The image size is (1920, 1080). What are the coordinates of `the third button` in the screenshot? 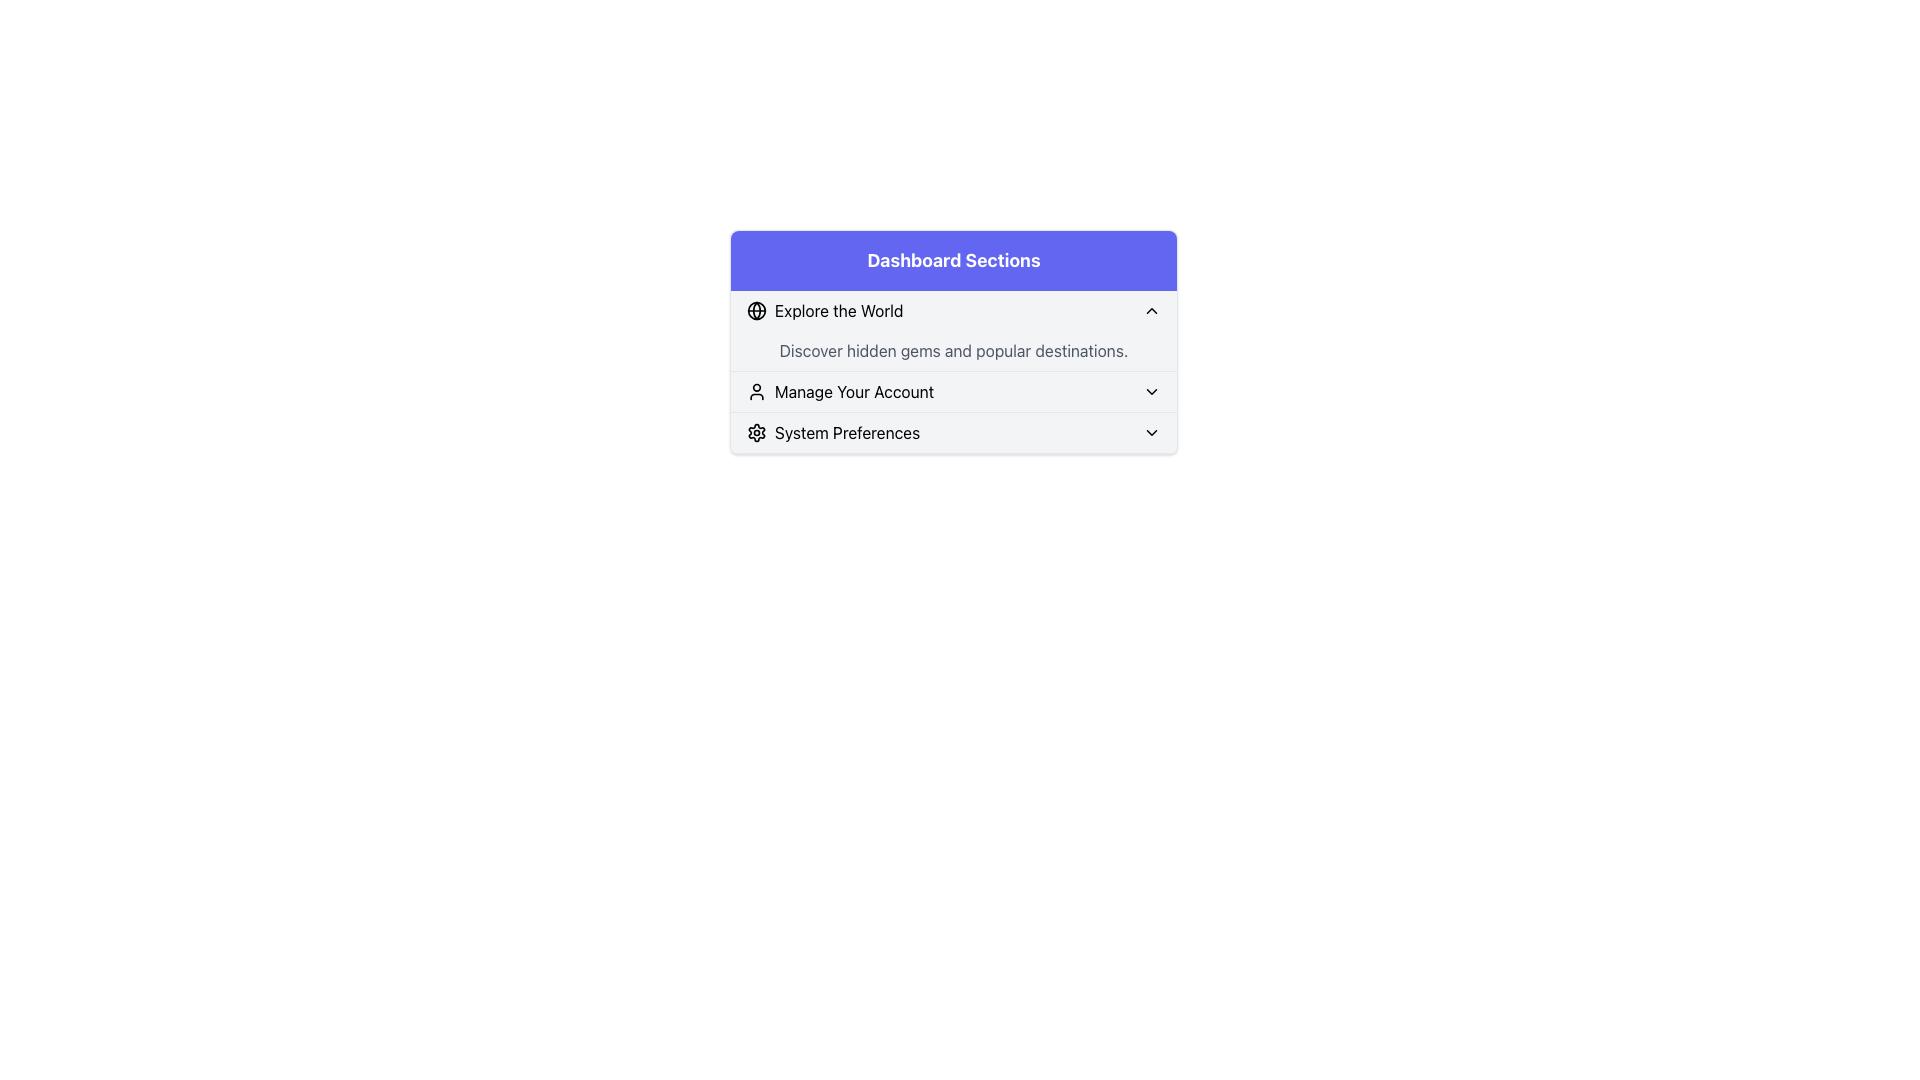 It's located at (953, 431).